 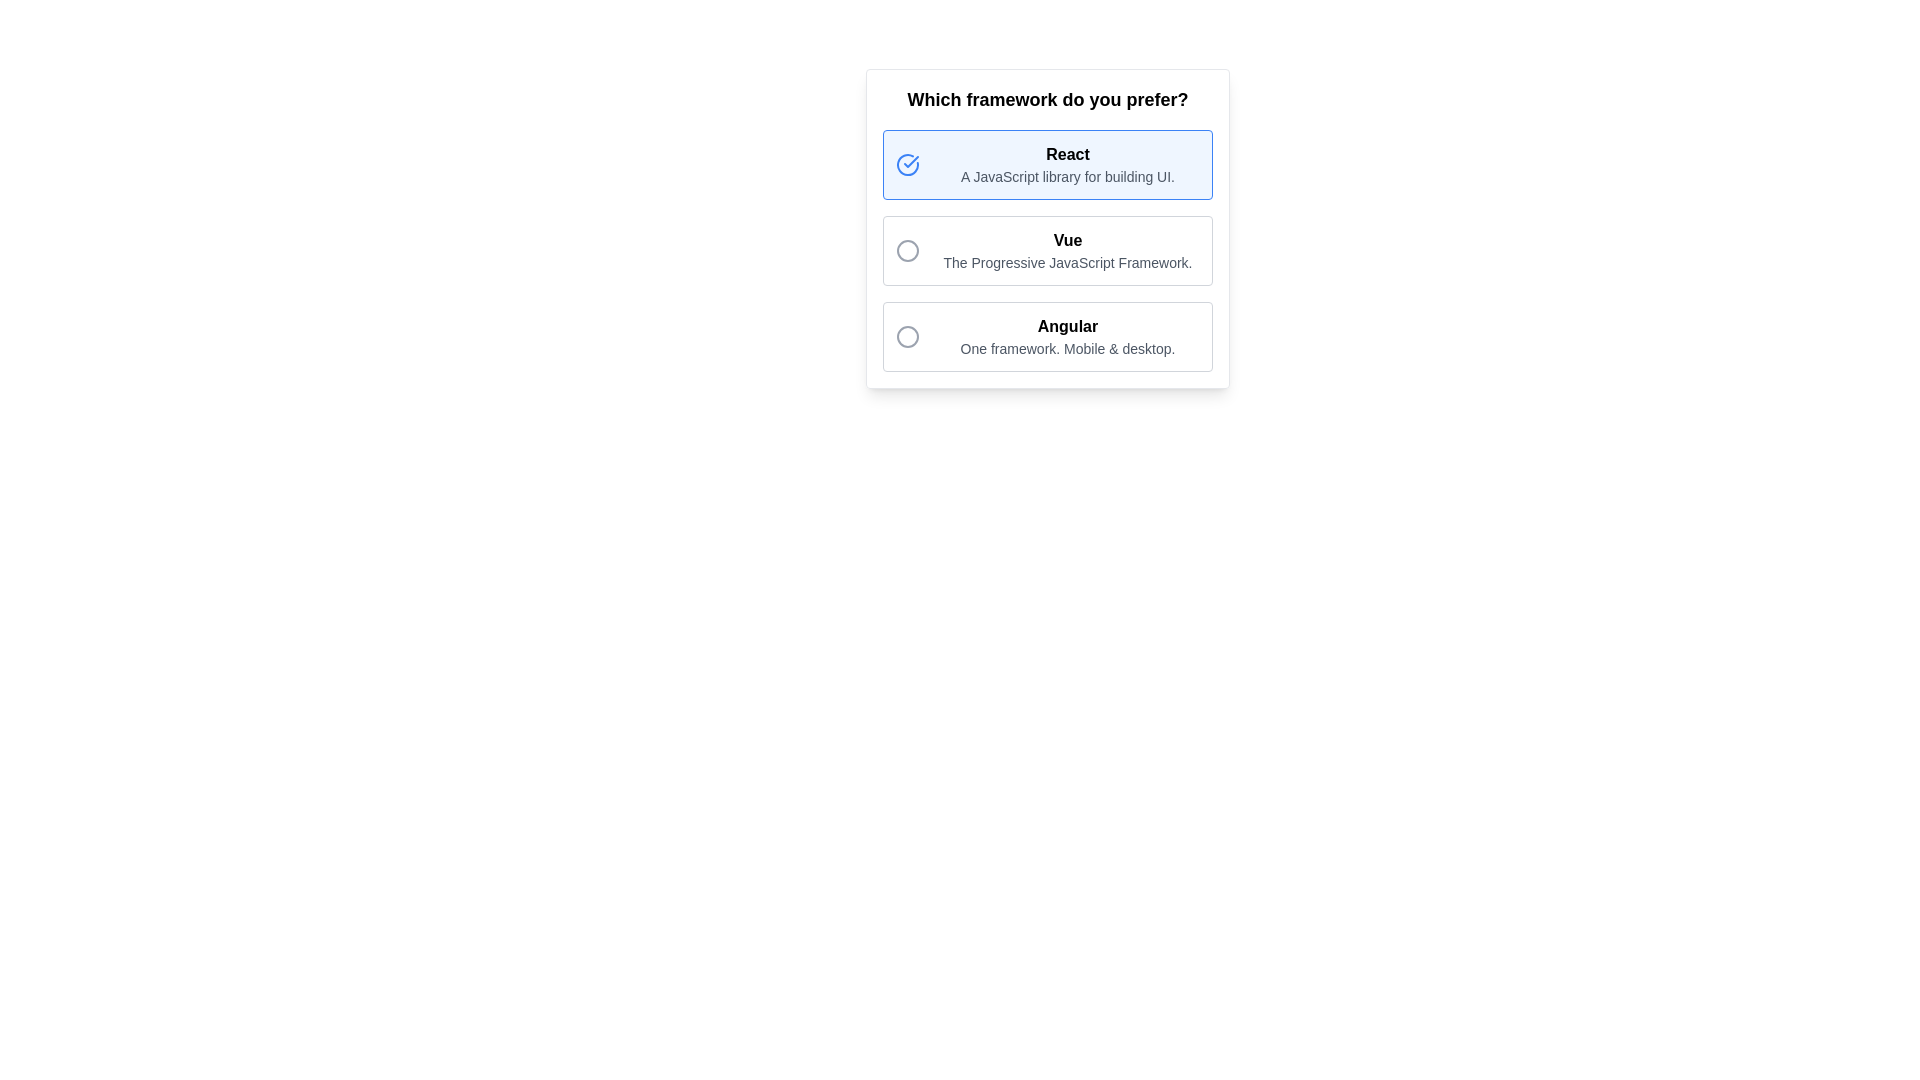 What do you see at coordinates (1067, 239) in the screenshot?
I see `the label element that serves as the title for the 'Vue' choice in a list of selectable frameworks, which is positioned between 'React' and 'Angular'` at bounding box center [1067, 239].